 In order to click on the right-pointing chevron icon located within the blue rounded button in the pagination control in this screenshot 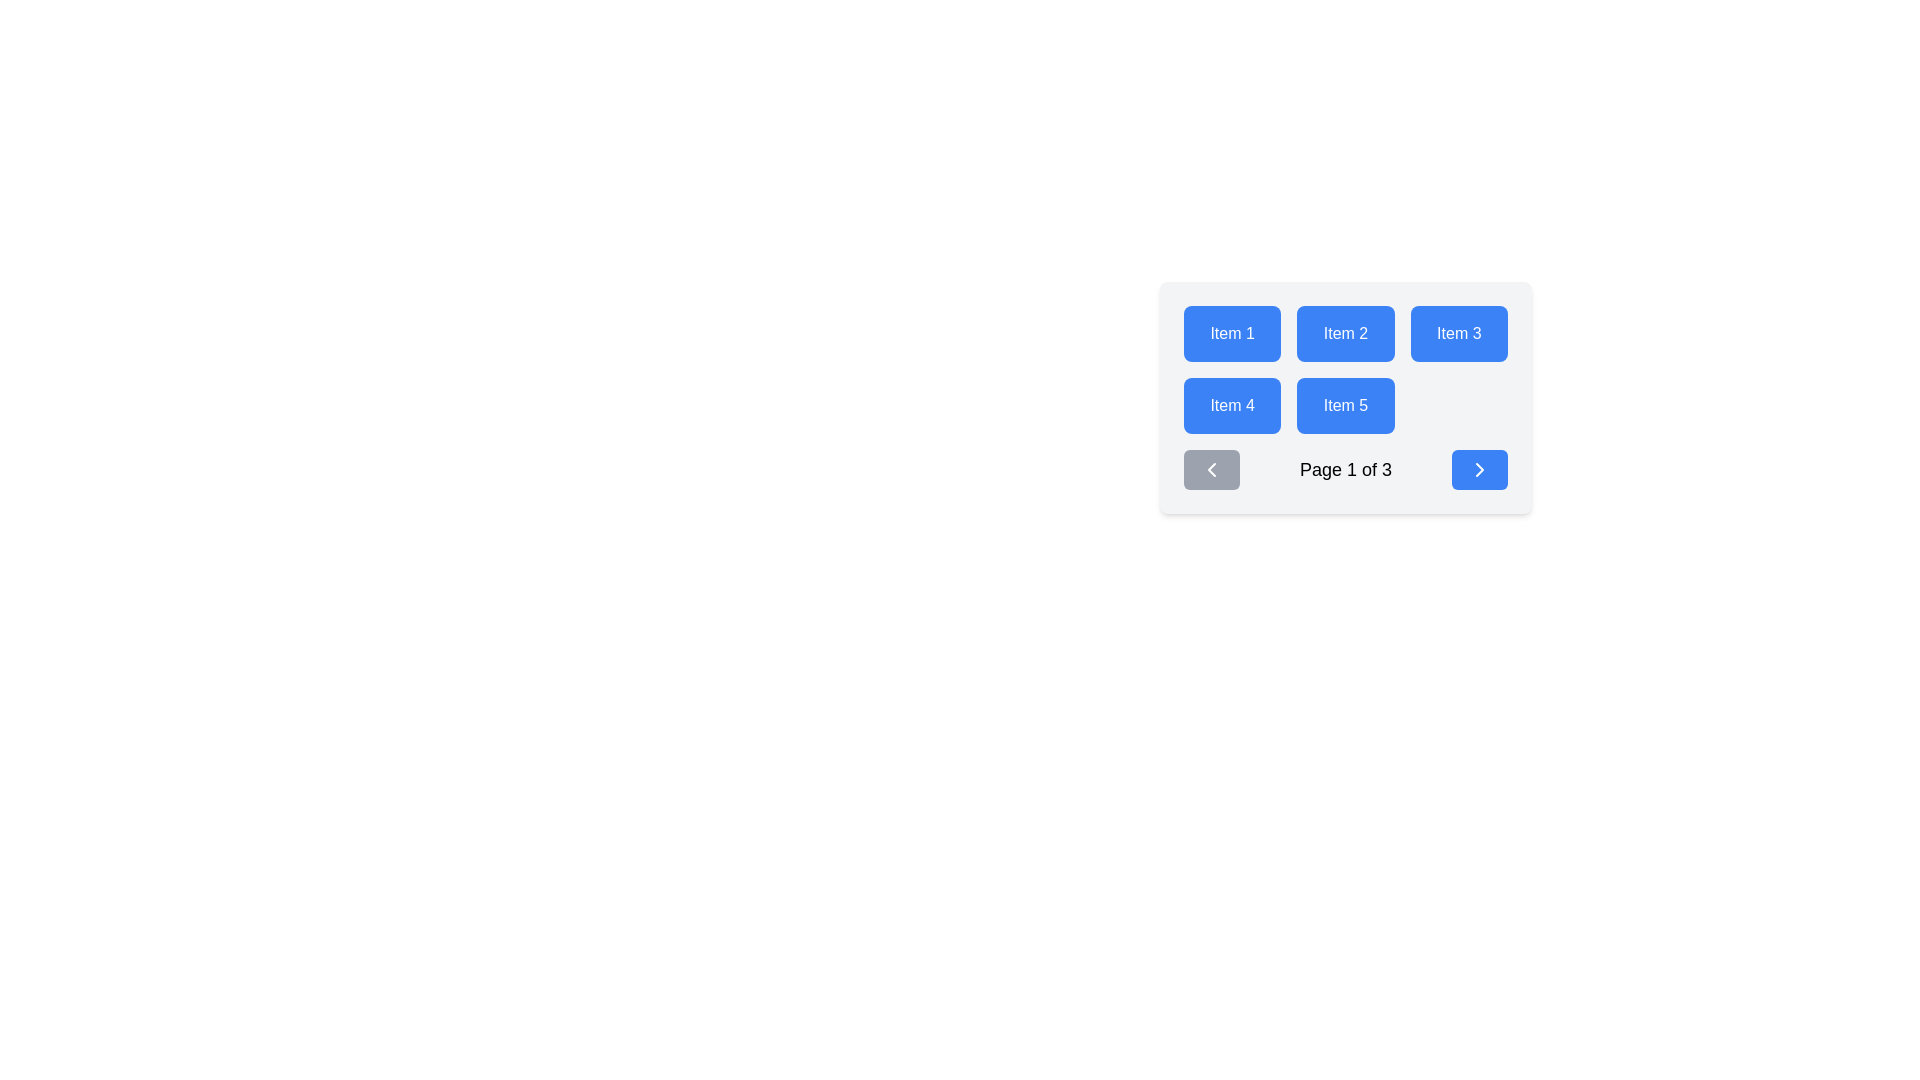, I will do `click(1479, 470)`.